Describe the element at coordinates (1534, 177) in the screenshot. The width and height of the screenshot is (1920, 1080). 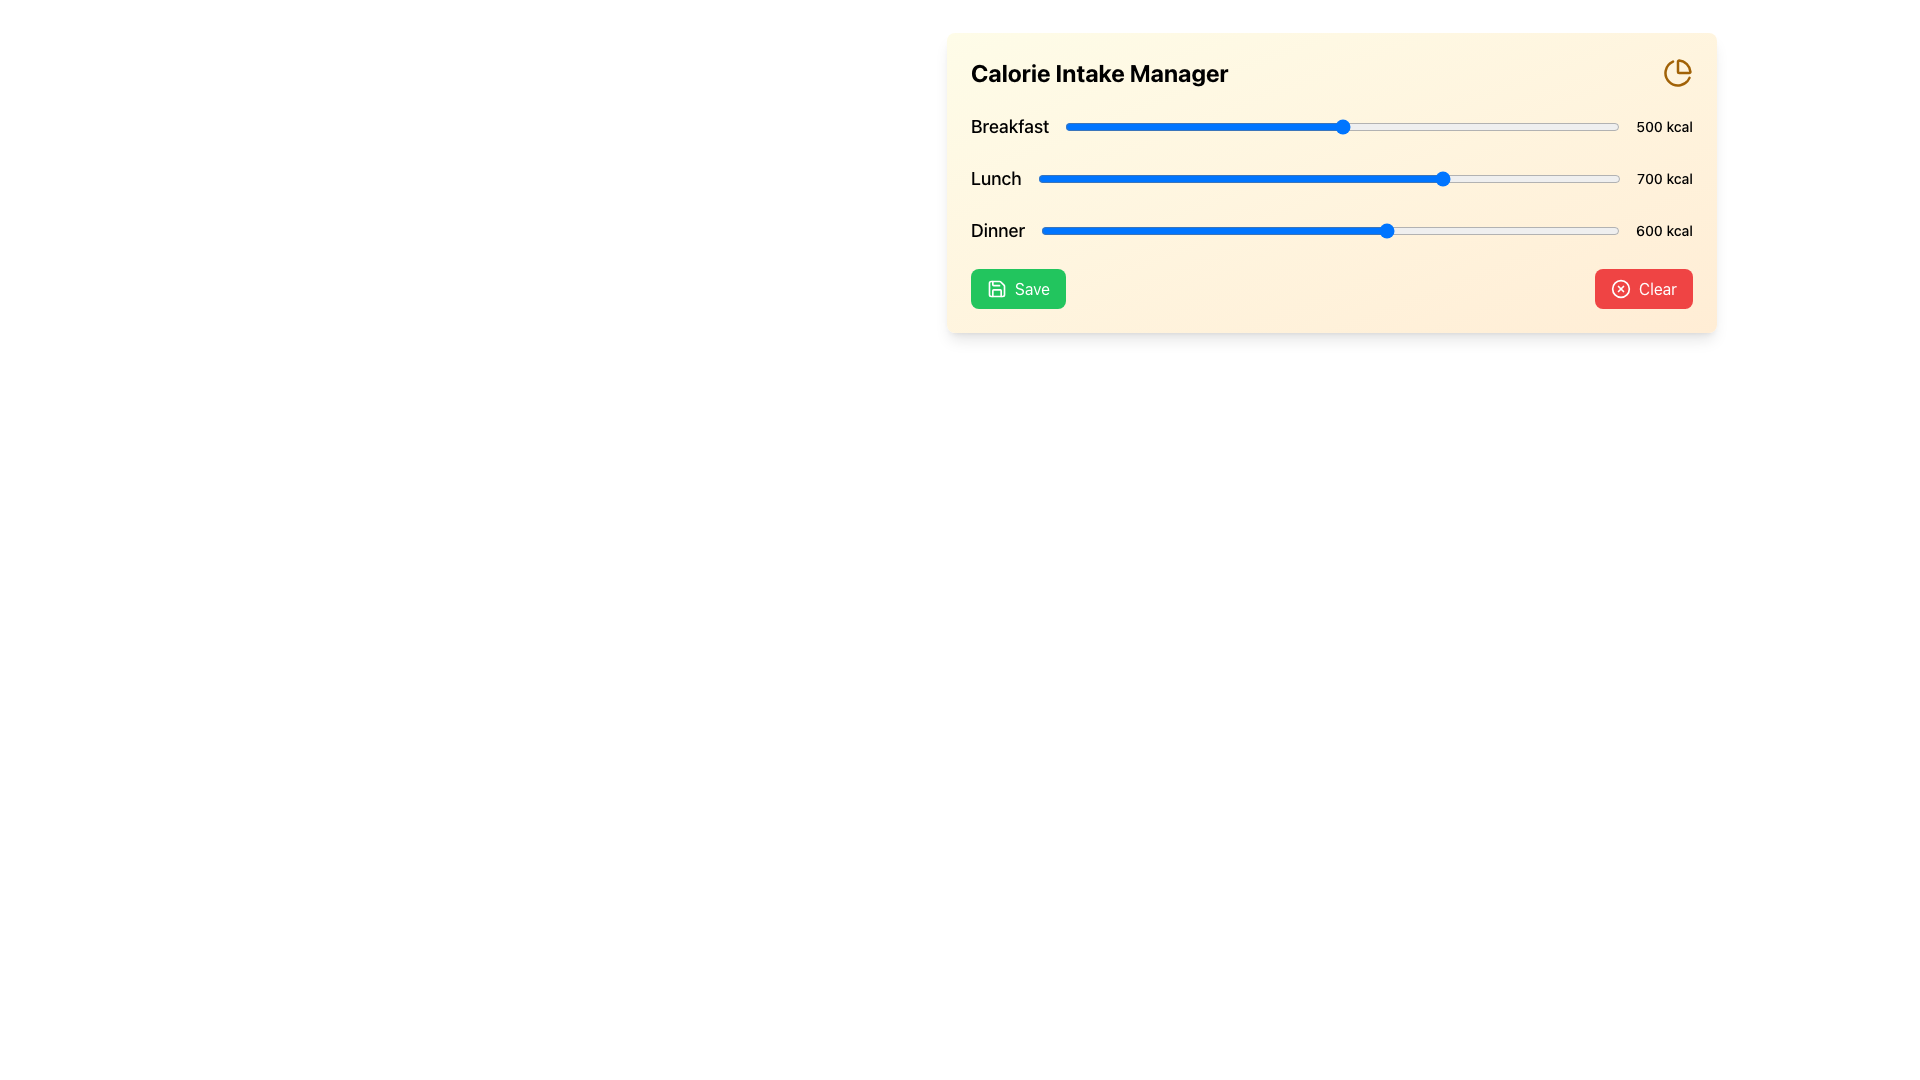
I see `the lunch kcal value` at that location.